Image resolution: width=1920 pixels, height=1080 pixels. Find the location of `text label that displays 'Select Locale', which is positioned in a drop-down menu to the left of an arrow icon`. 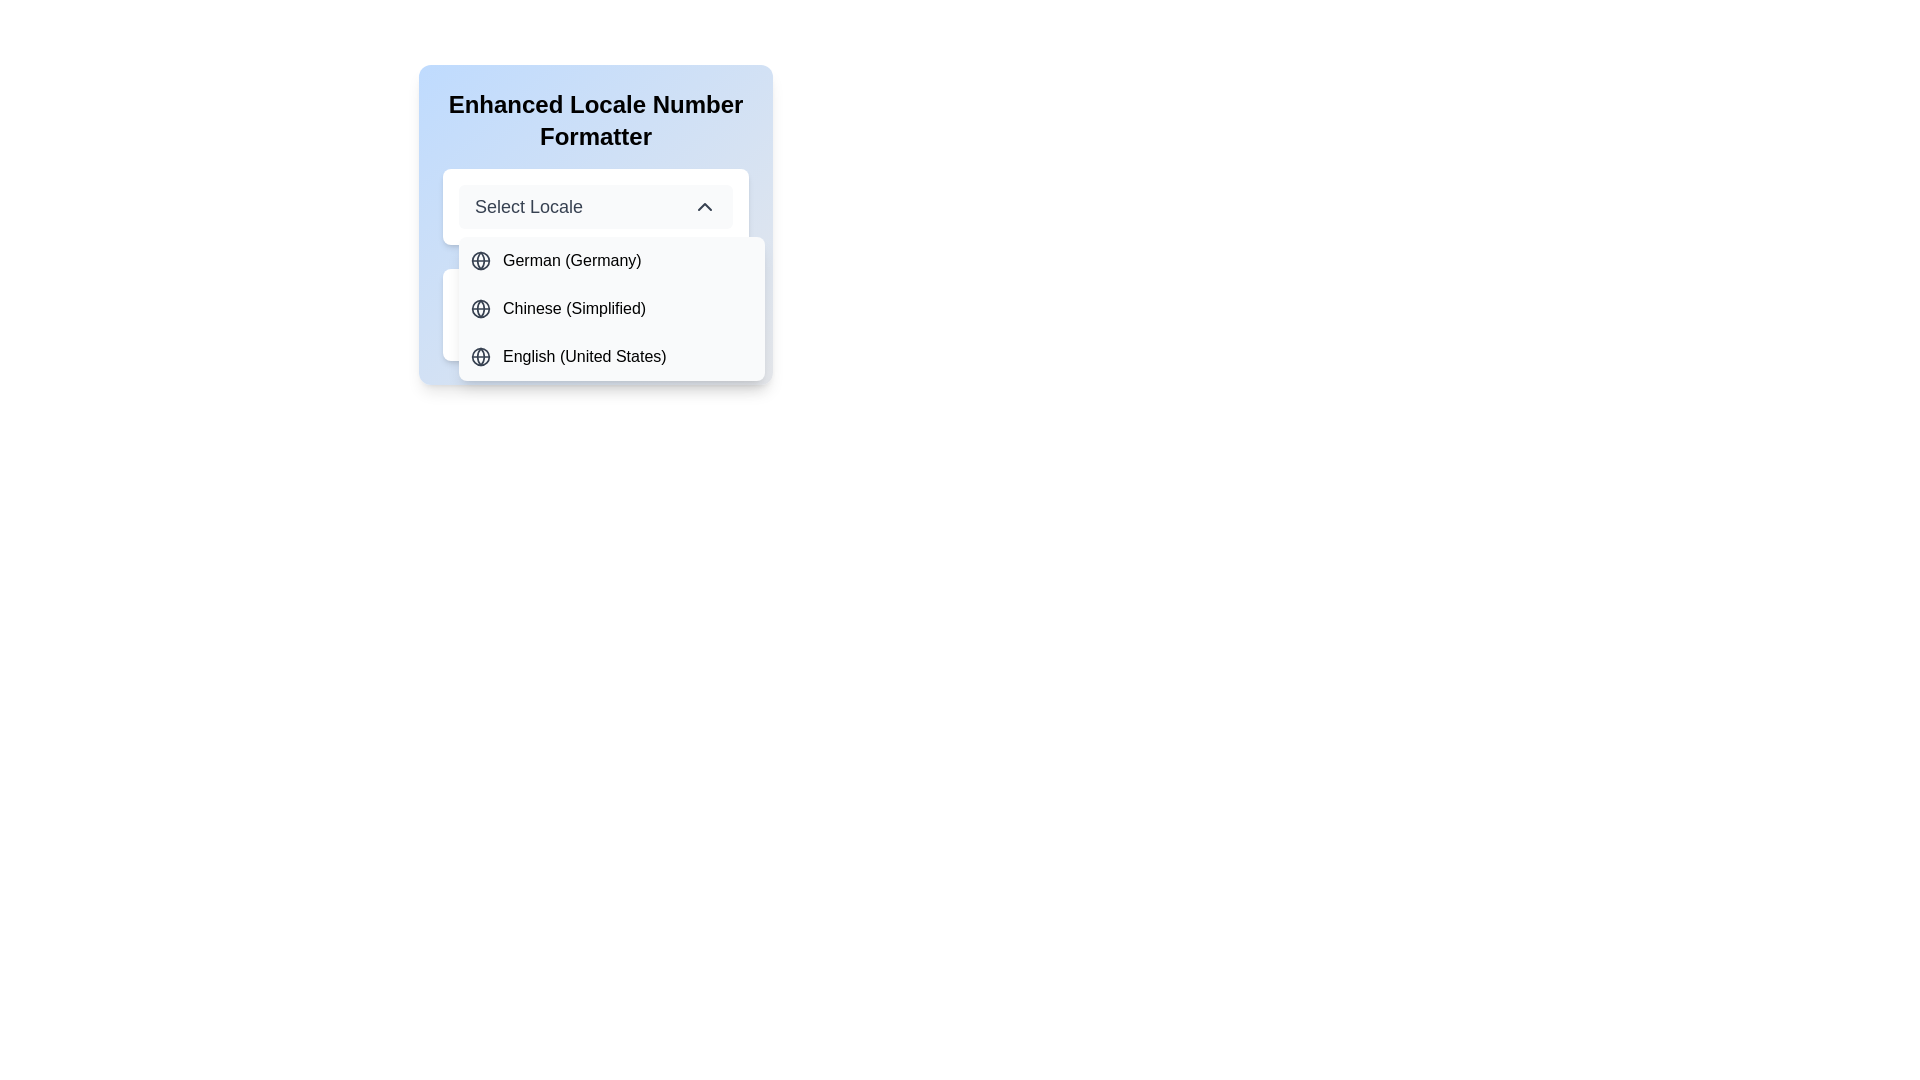

text label that displays 'Select Locale', which is positioned in a drop-down menu to the left of an arrow icon is located at coordinates (528, 207).